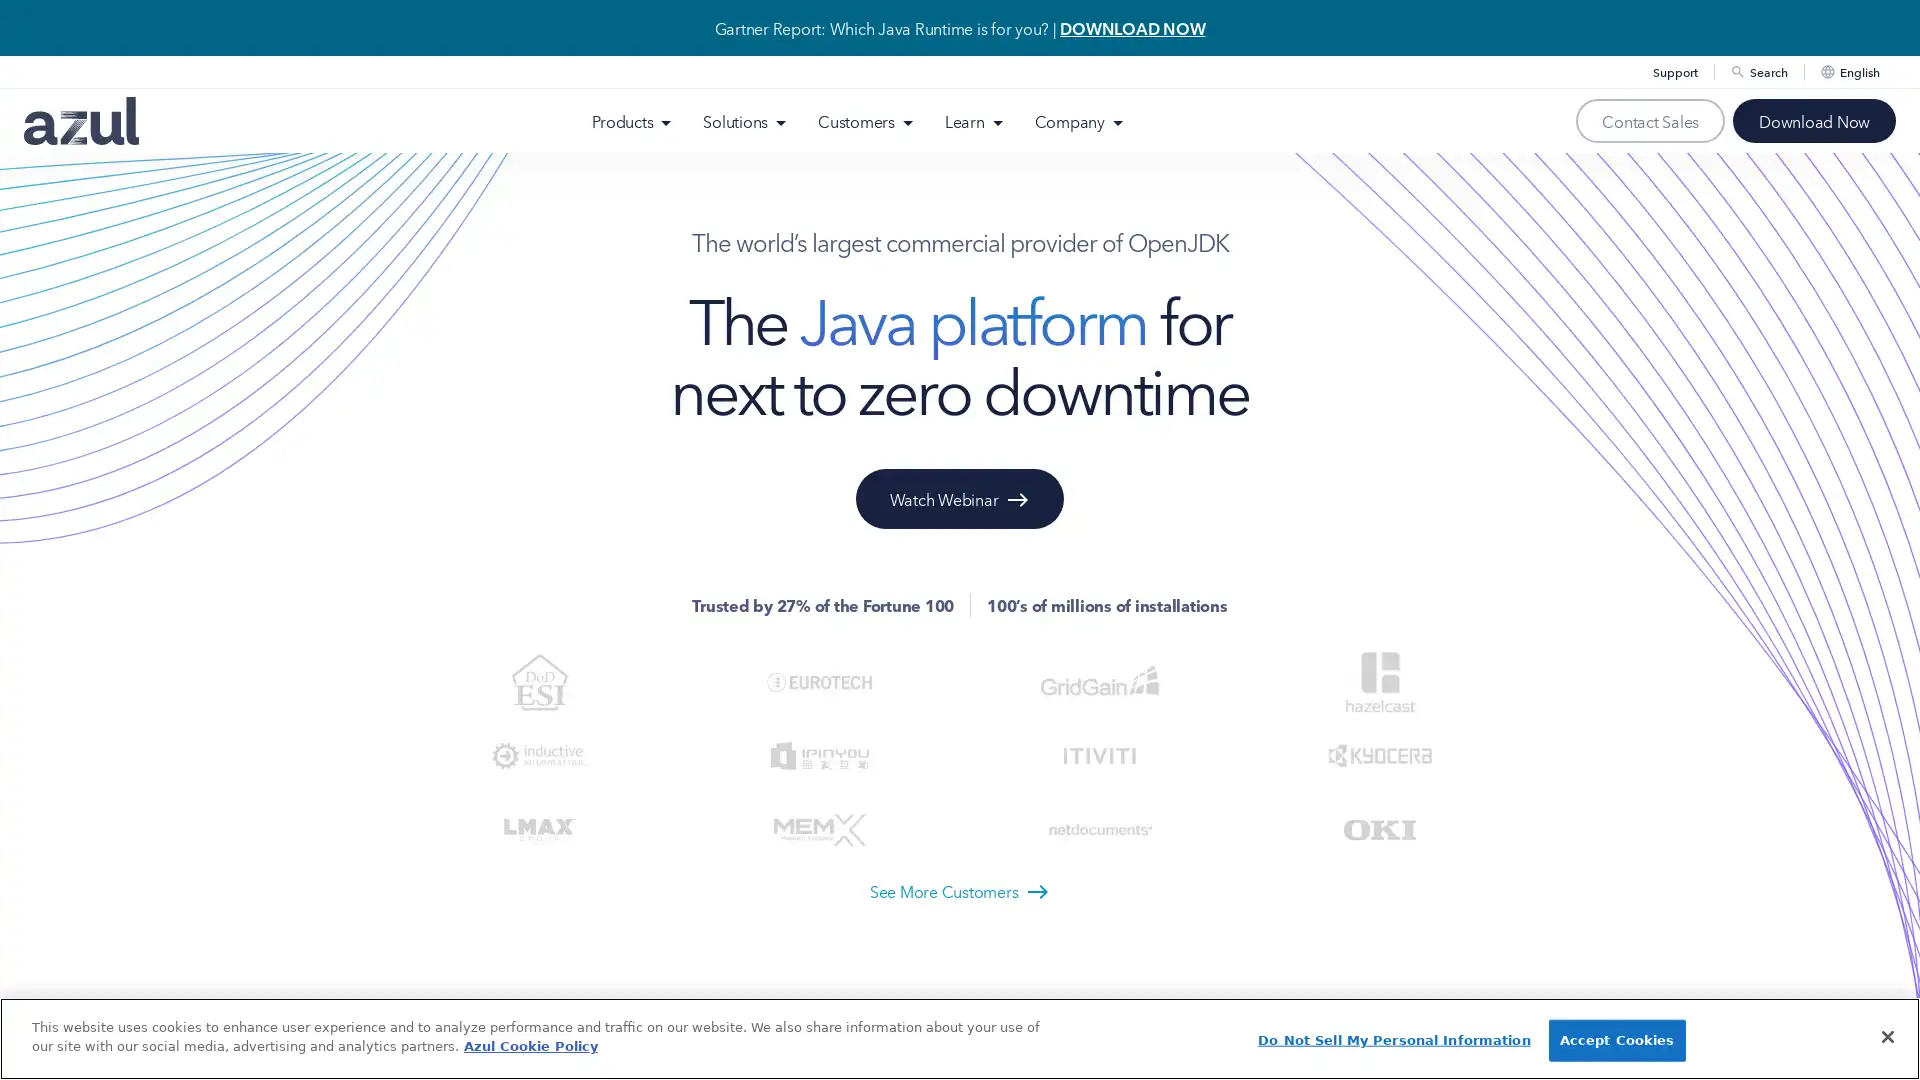 The image size is (1920, 1080). Describe the element at coordinates (1757, 71) in the screenshot. I see `search Search` at that location.